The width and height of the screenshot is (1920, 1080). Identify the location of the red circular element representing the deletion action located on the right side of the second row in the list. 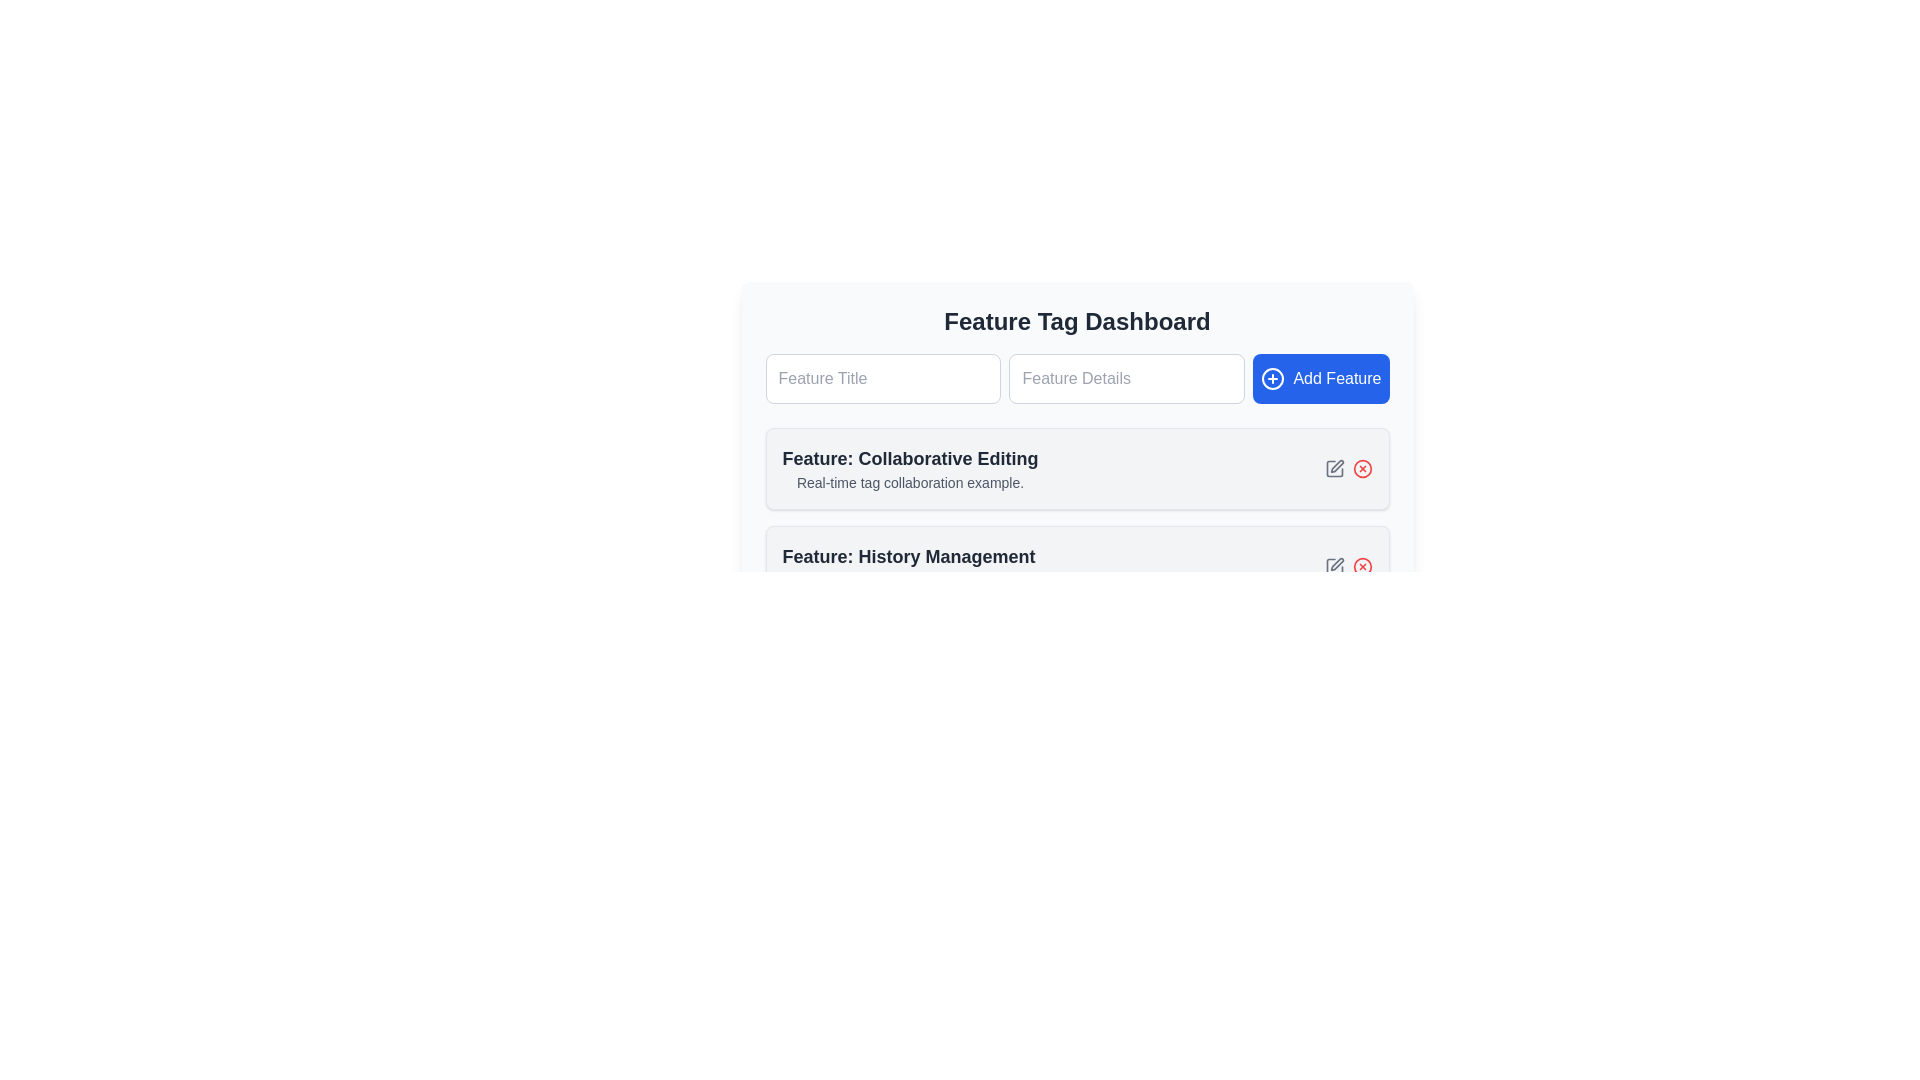
(1361, 567).